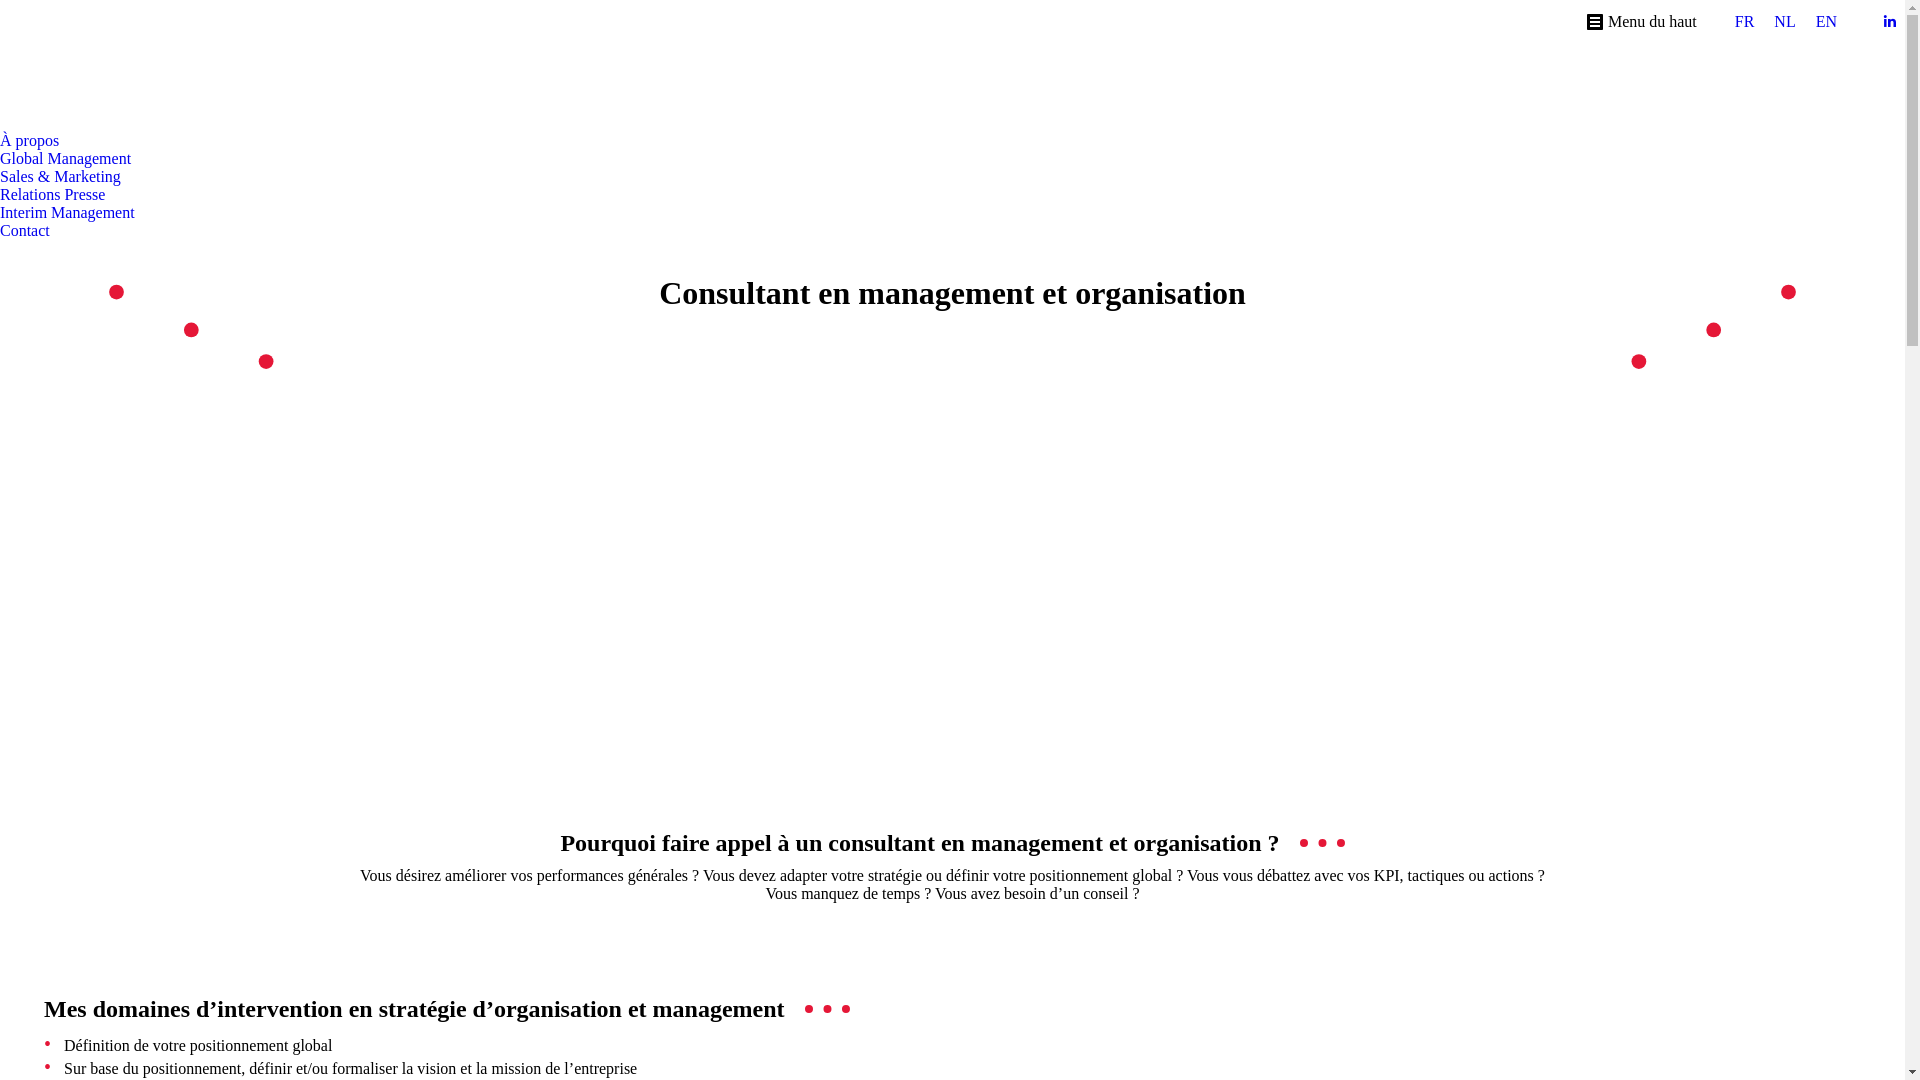 The image size is (1920, 1080). What do you see at coordinates (52, 195) in the screenshot?
I see `'Relations Presse'` at bounding box center [52, 195].